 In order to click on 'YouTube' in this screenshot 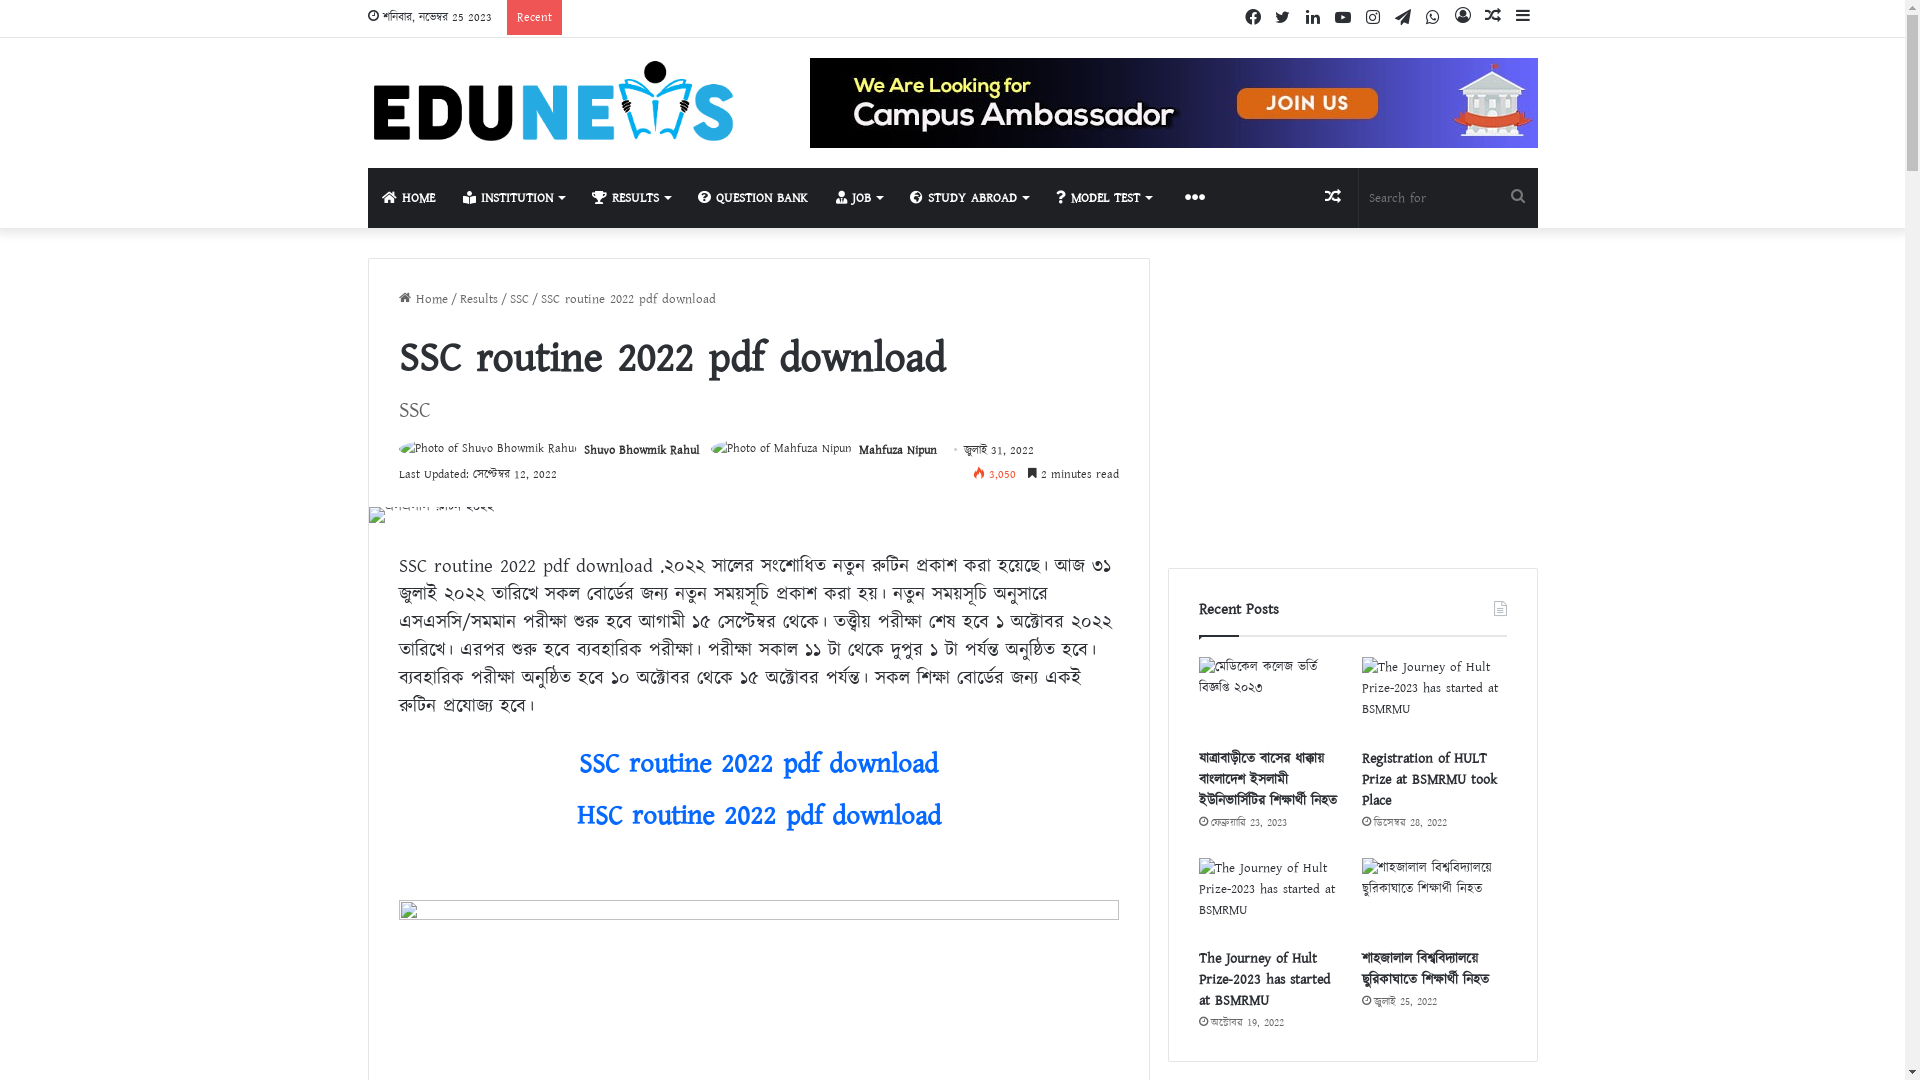, I will do `click(1343, 18)`.